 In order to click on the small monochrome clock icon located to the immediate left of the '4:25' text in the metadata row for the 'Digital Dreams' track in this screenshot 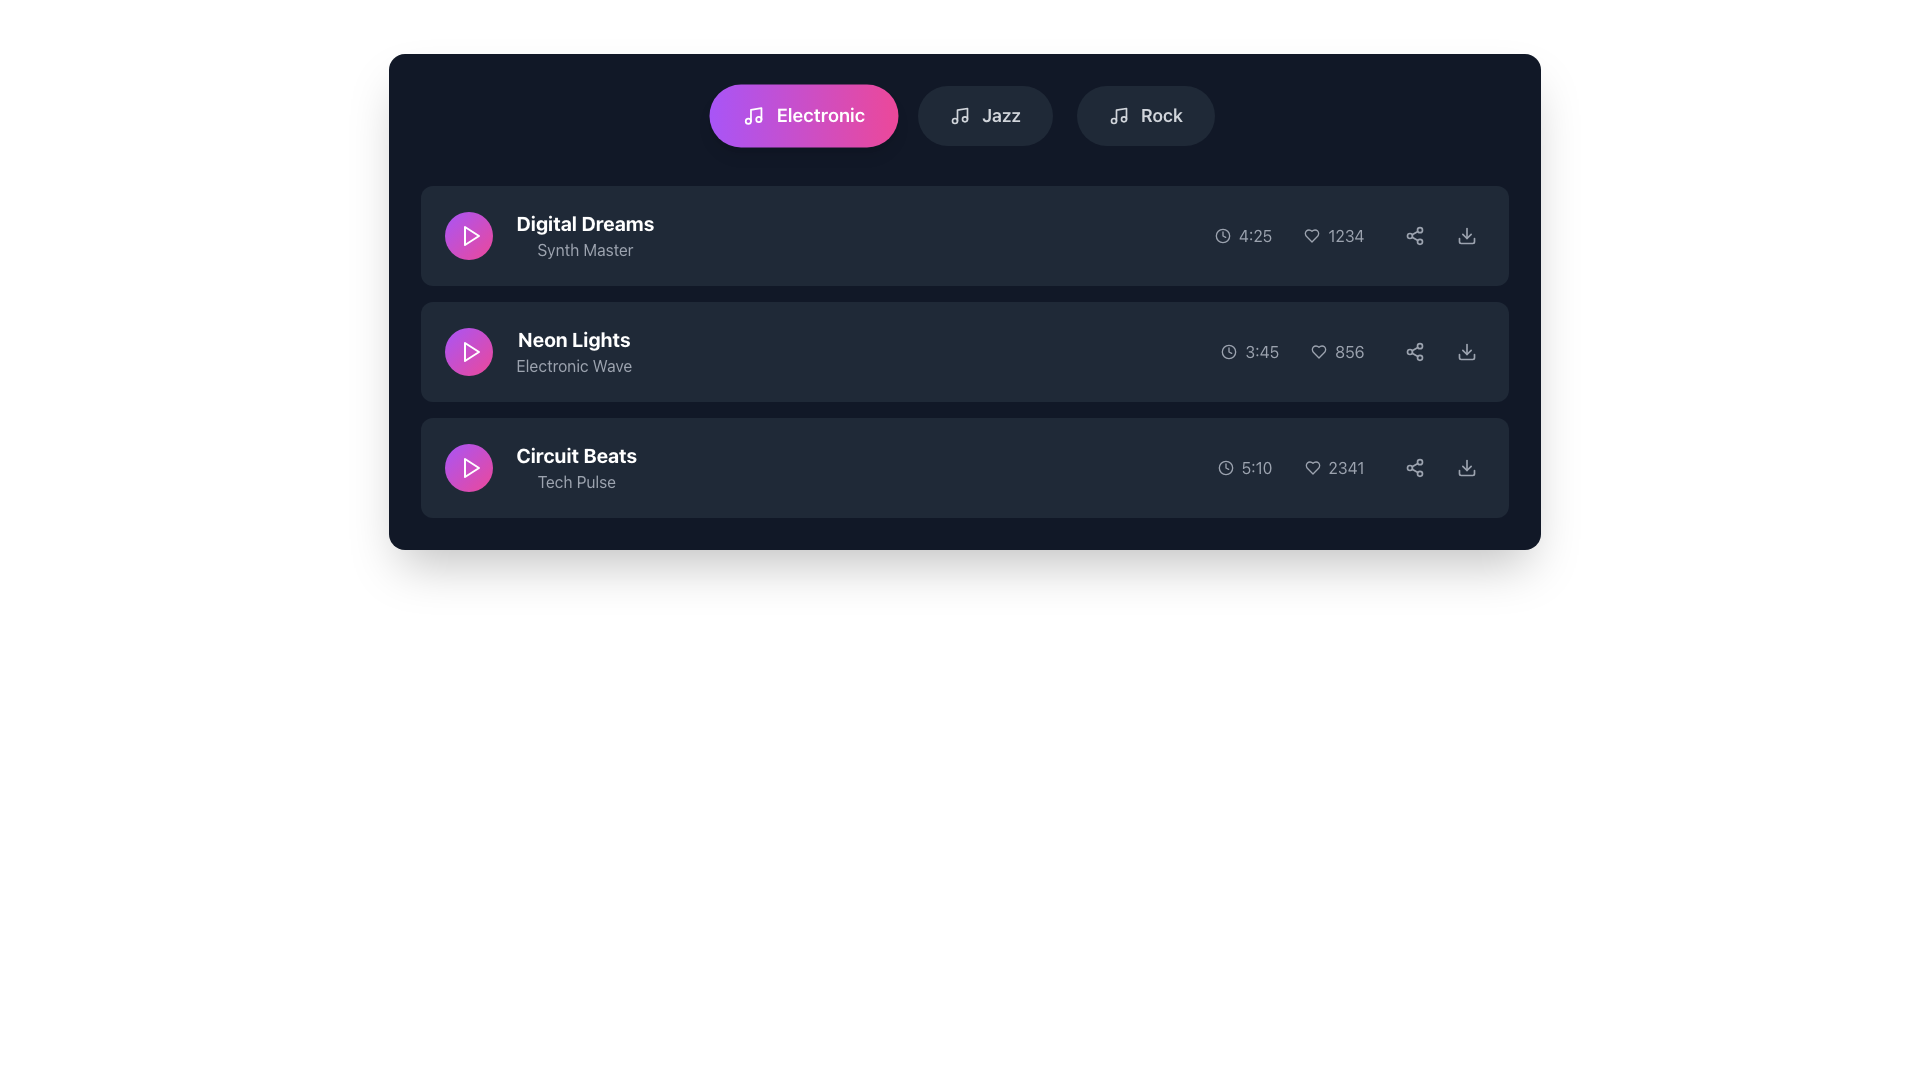, I will do `click(1221, 234)`.